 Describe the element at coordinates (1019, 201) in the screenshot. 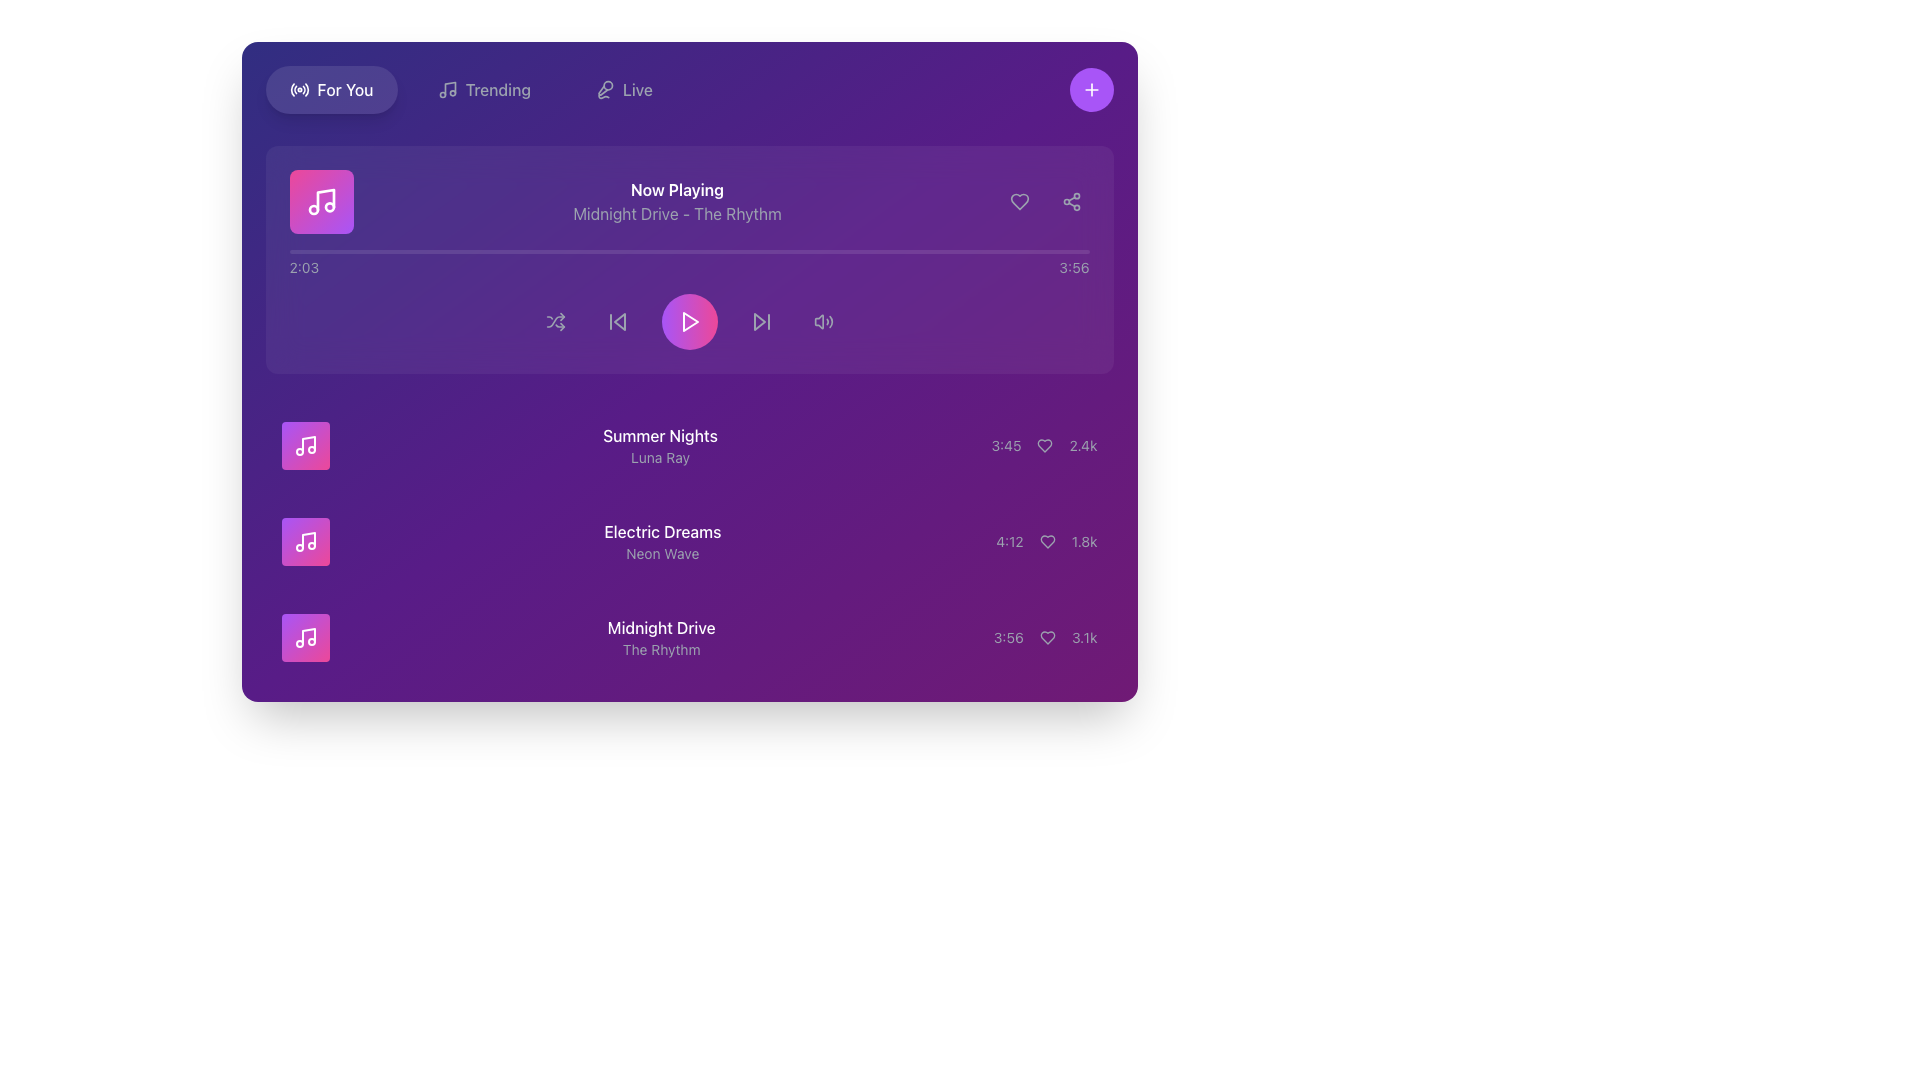

I see `the heart icon at the far-right corner of the 'Now Playing' section` at that location.